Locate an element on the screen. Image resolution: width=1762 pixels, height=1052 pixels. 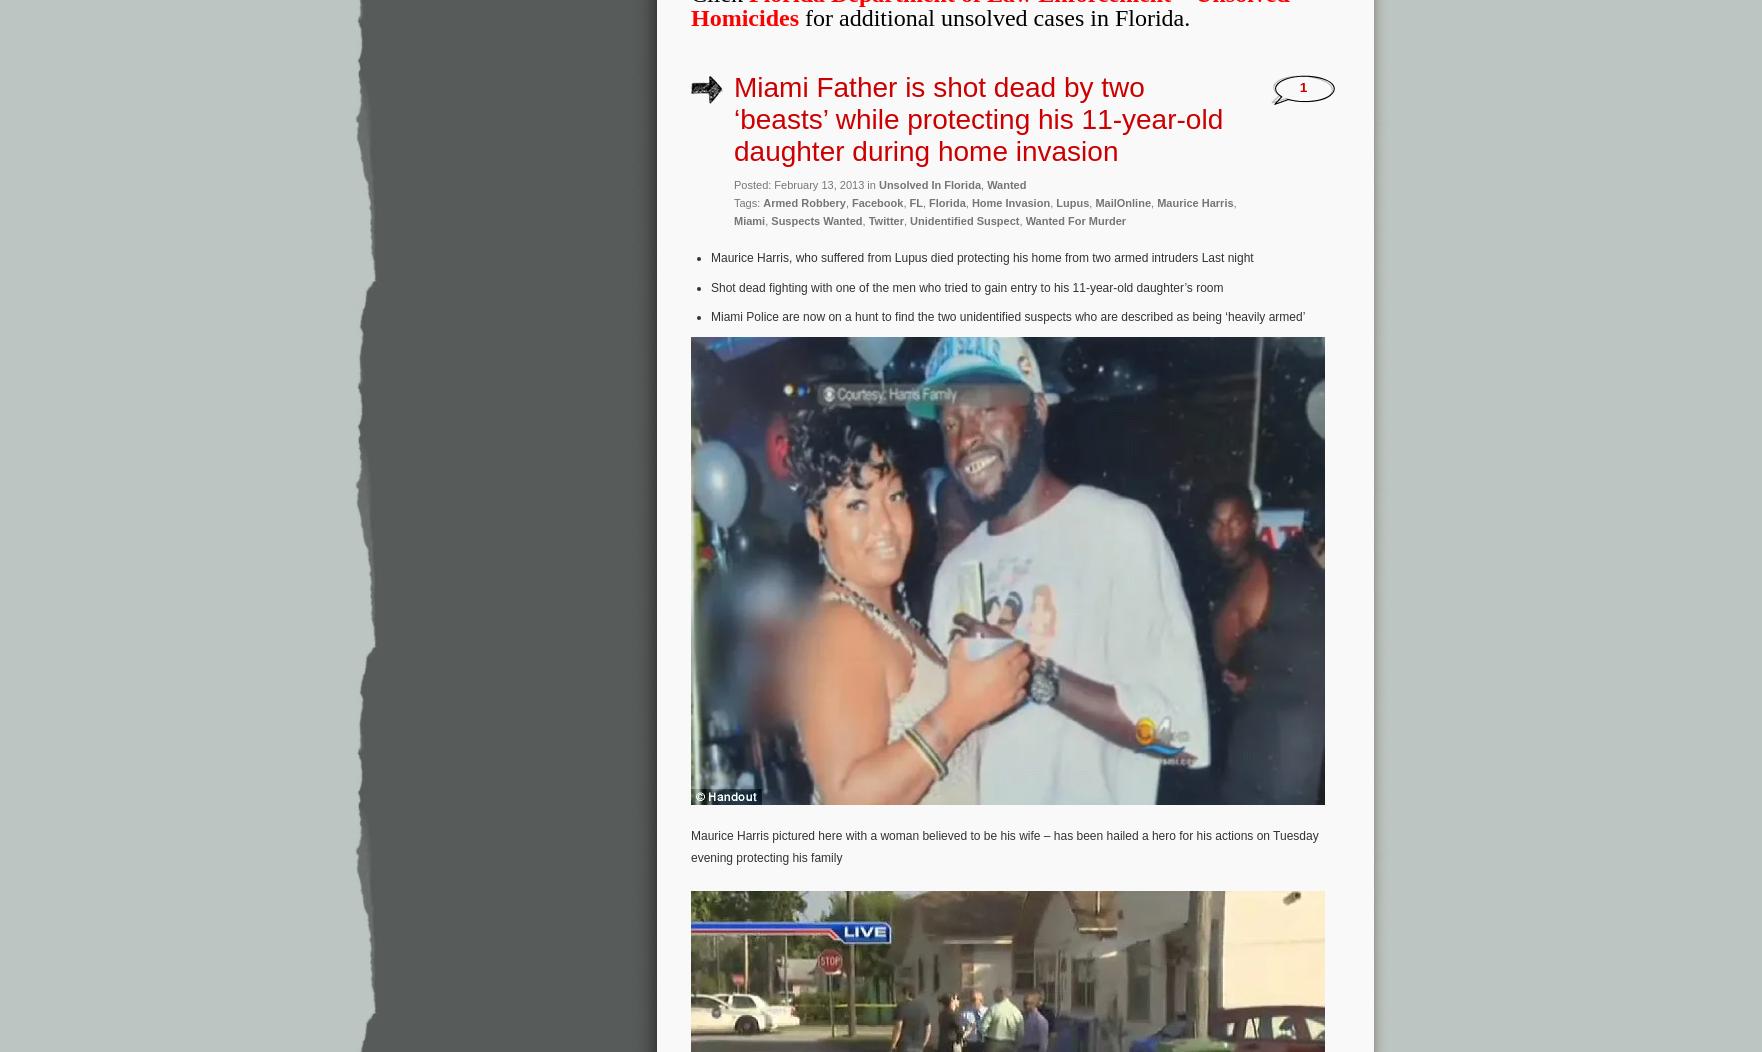
'1' is located at coordinates (1302, 86).